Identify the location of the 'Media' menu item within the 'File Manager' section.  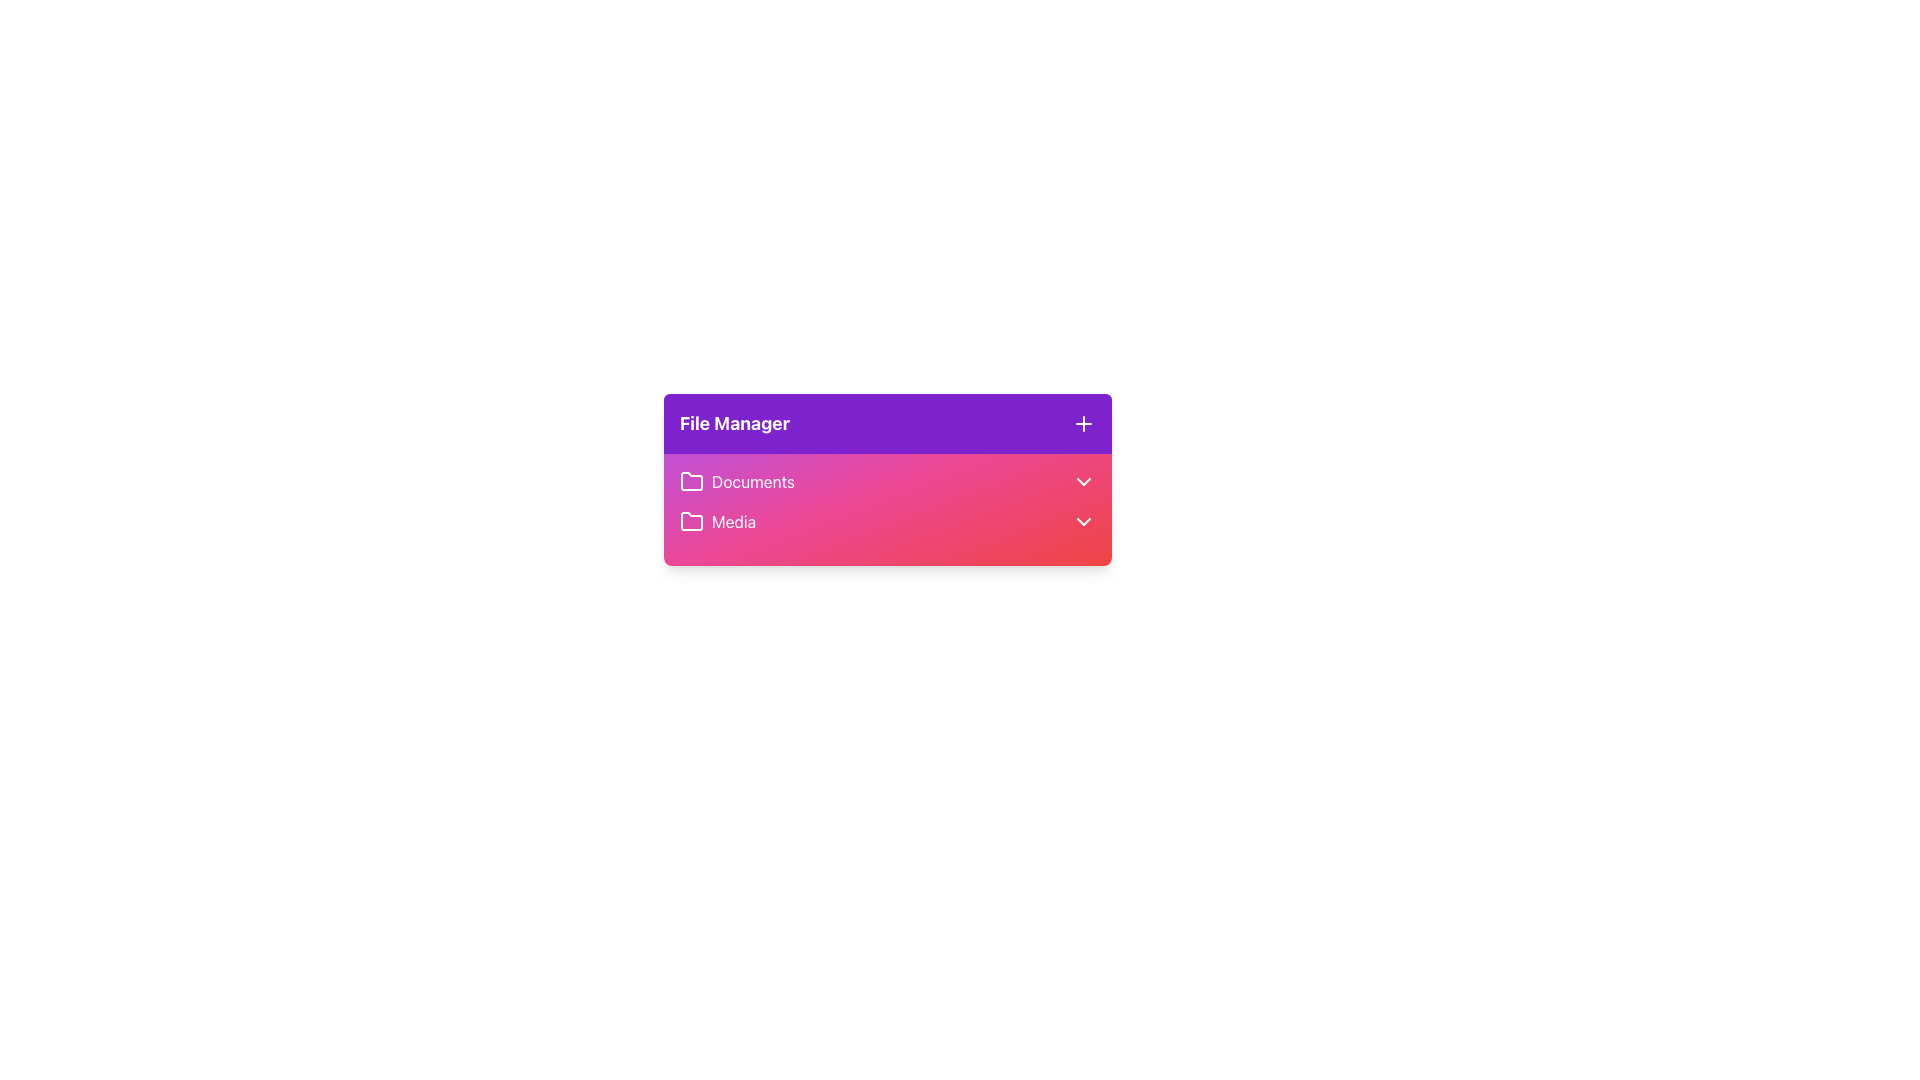
(887, 520).